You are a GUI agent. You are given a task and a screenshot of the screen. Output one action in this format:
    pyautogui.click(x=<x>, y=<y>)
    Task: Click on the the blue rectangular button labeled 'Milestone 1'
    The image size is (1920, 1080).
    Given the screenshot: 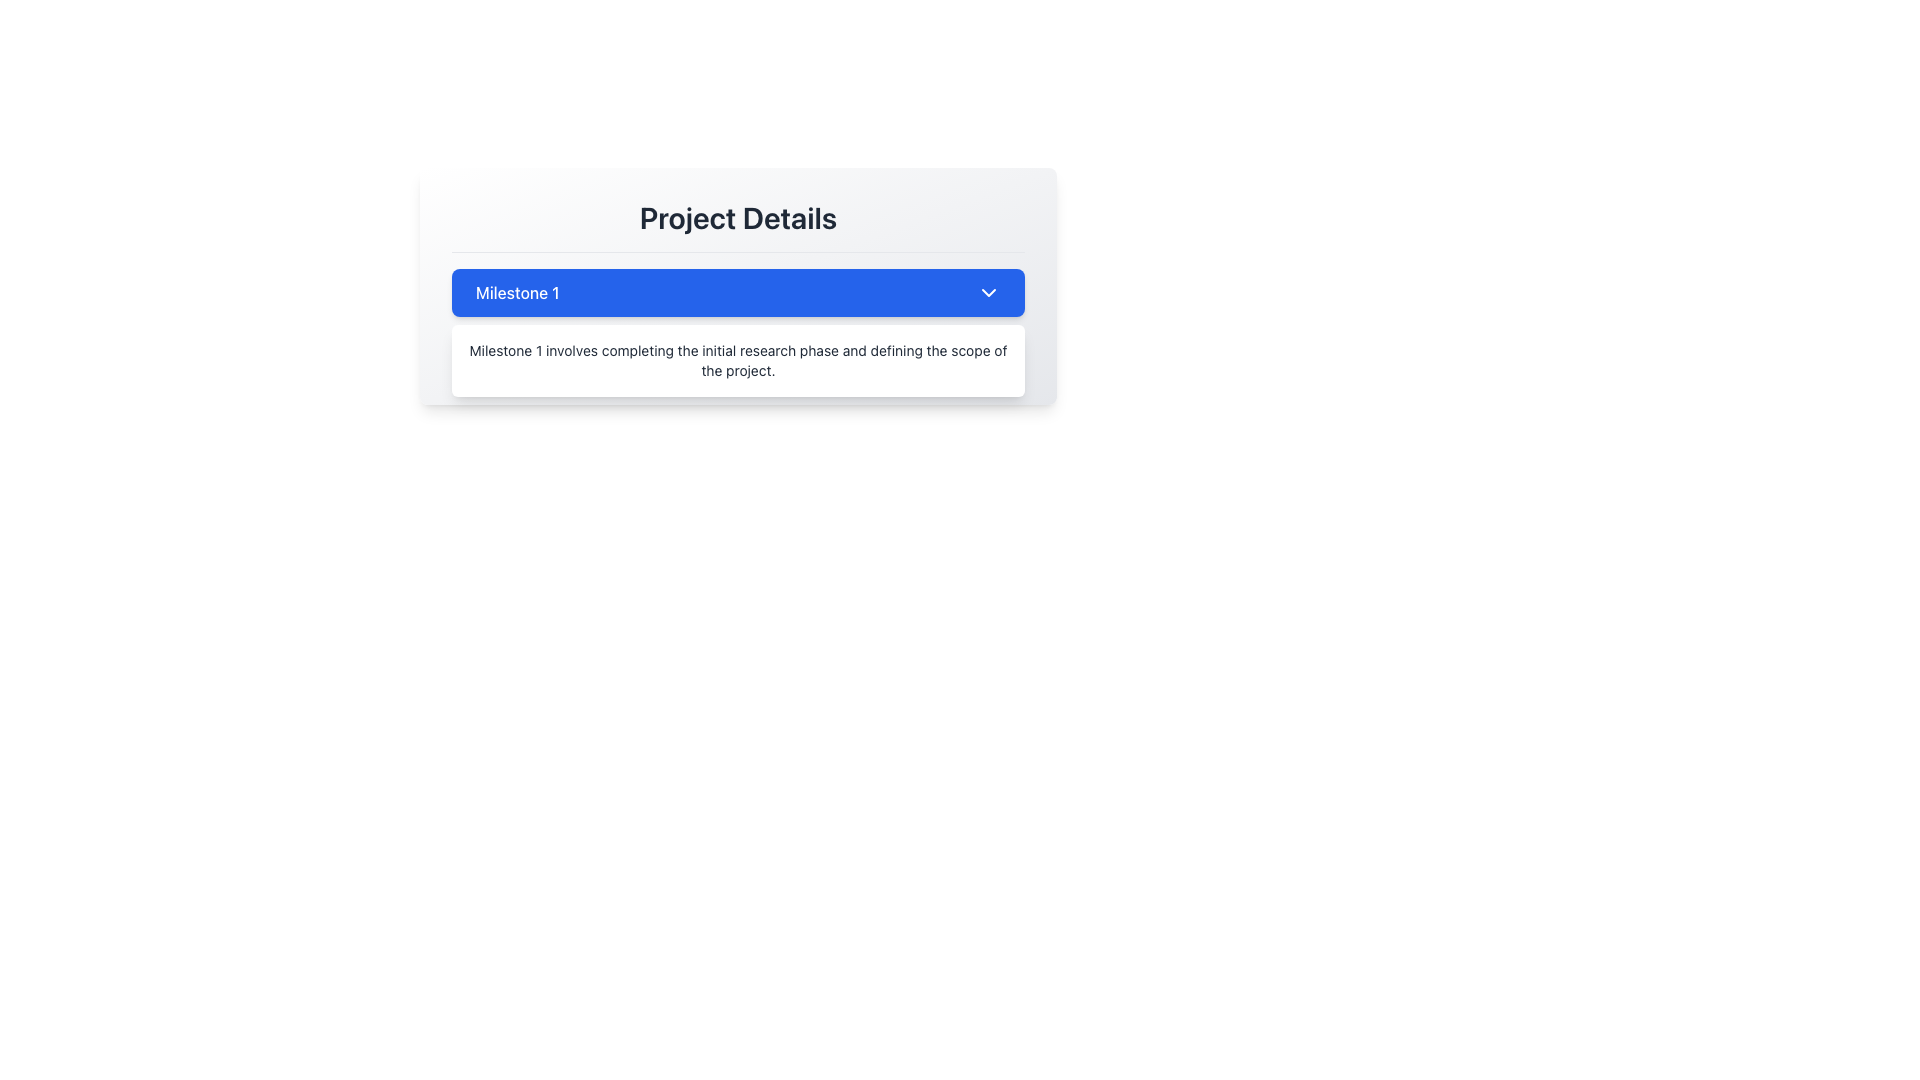 What is the action you would take?
    pyautogui.click(x=737, y=293)
    